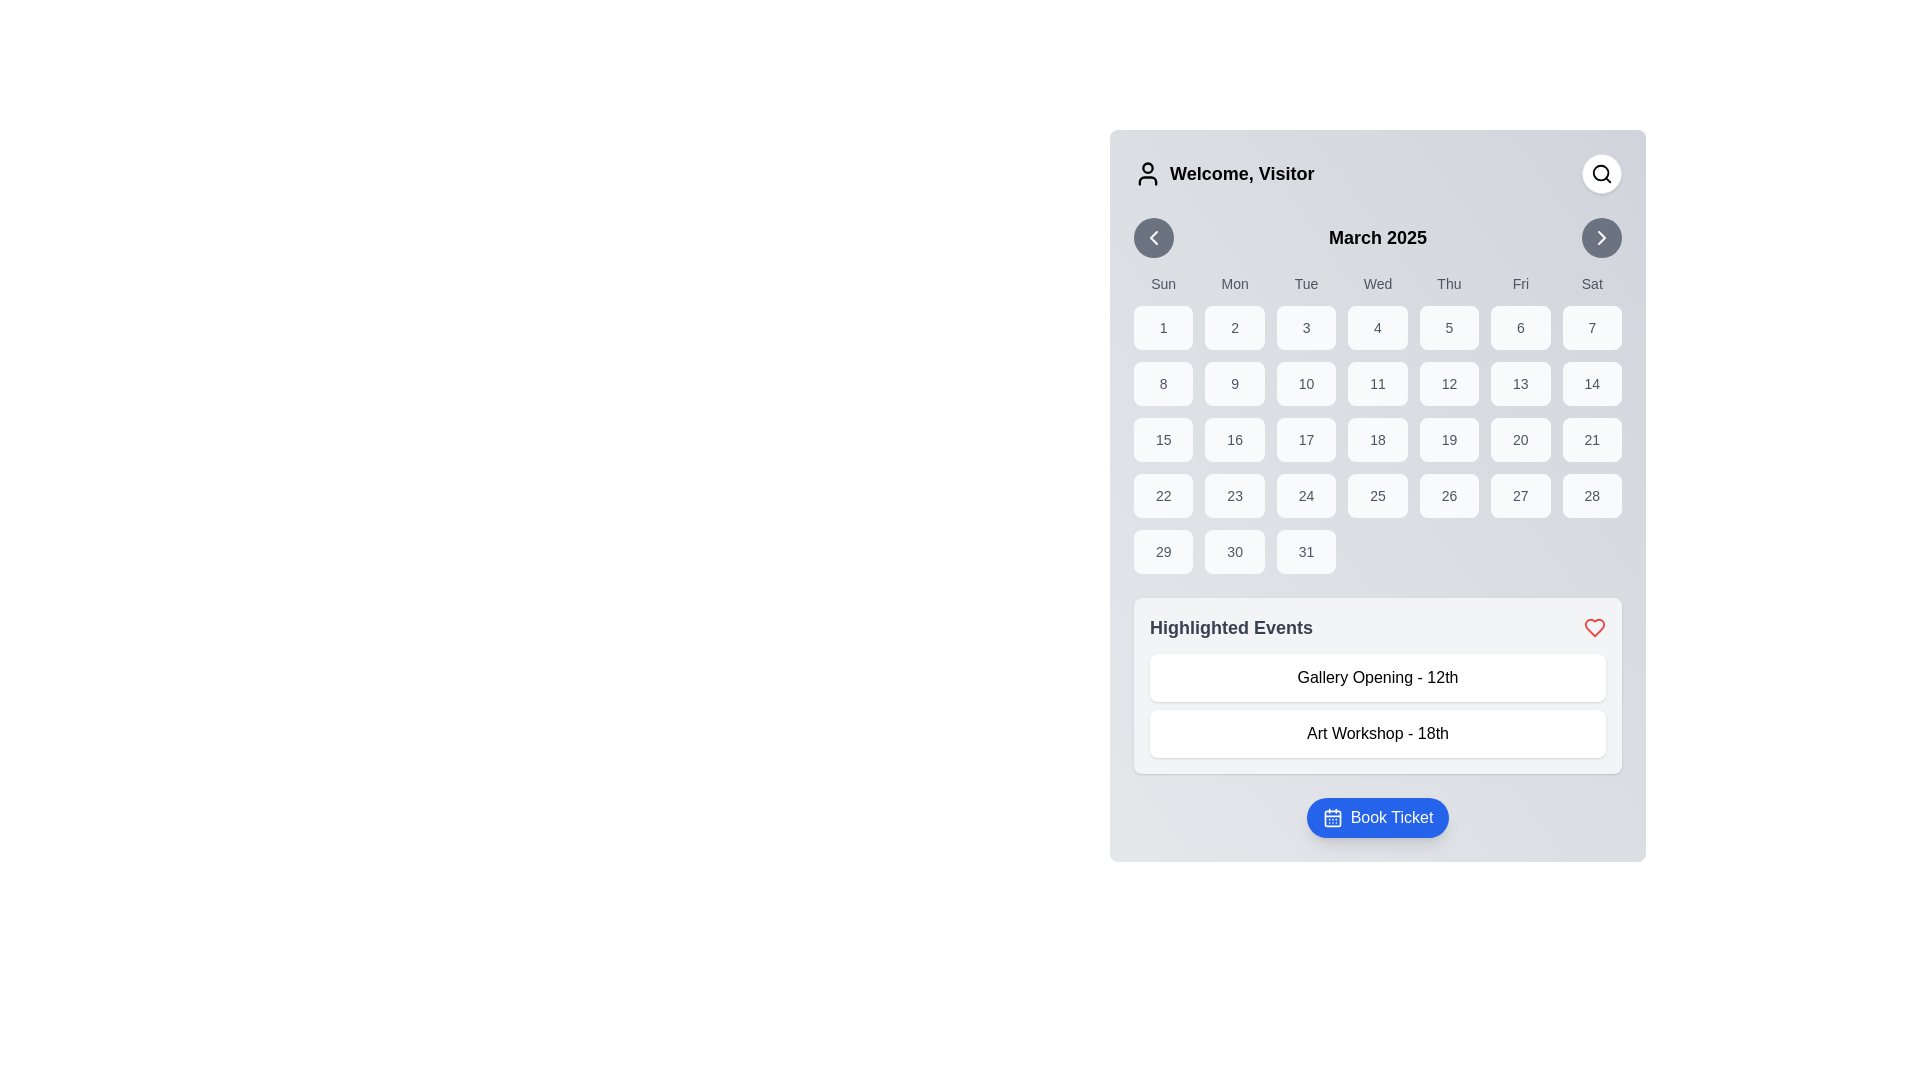  What do you see at coordinates (1591, 438) in the screenshot?
I see `the rectangular button labeled '21' with rounded corners and a light gray background in the calendar layout, located in the fourth row and seventh column under the 'Sat' header` at bounding box center [1591, 438].